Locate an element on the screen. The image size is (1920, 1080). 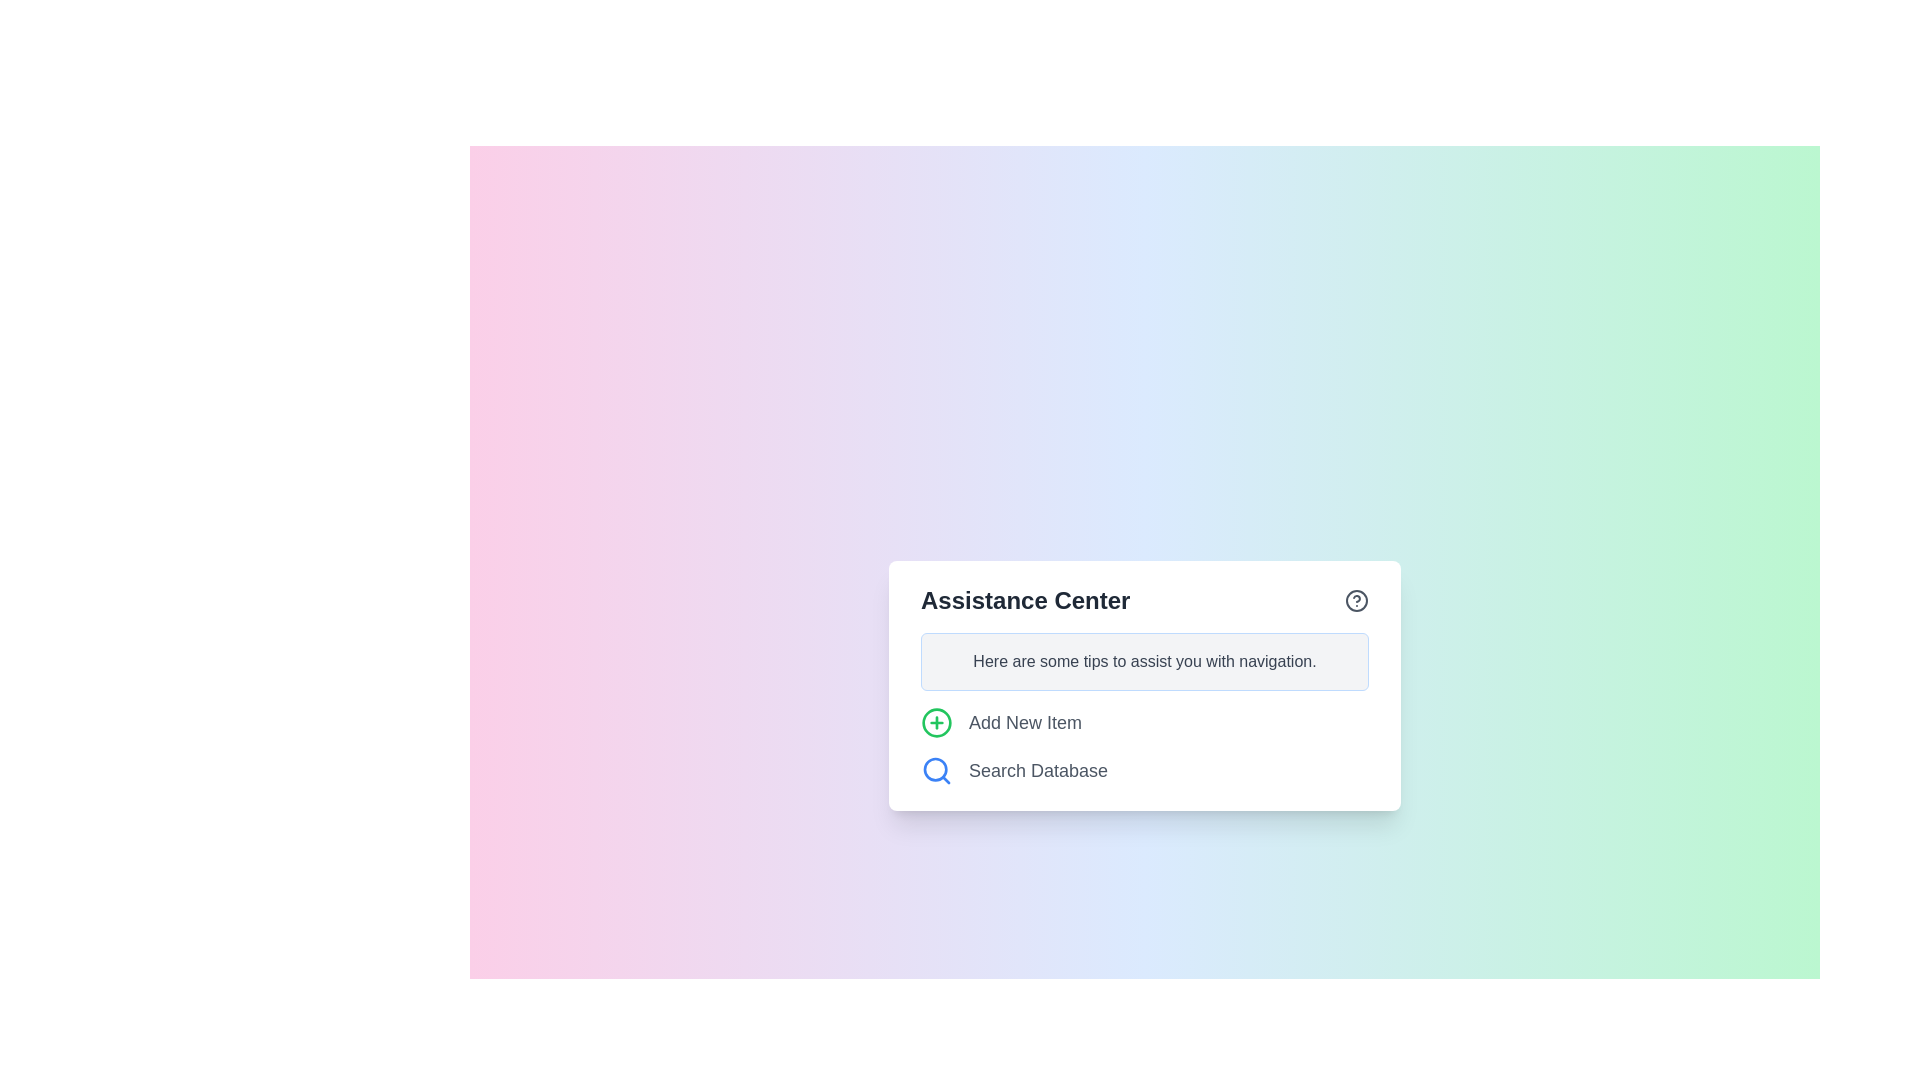
the help icon located to the far right of the 'Assistance Center' text label is located at coordinates (1357, 600).